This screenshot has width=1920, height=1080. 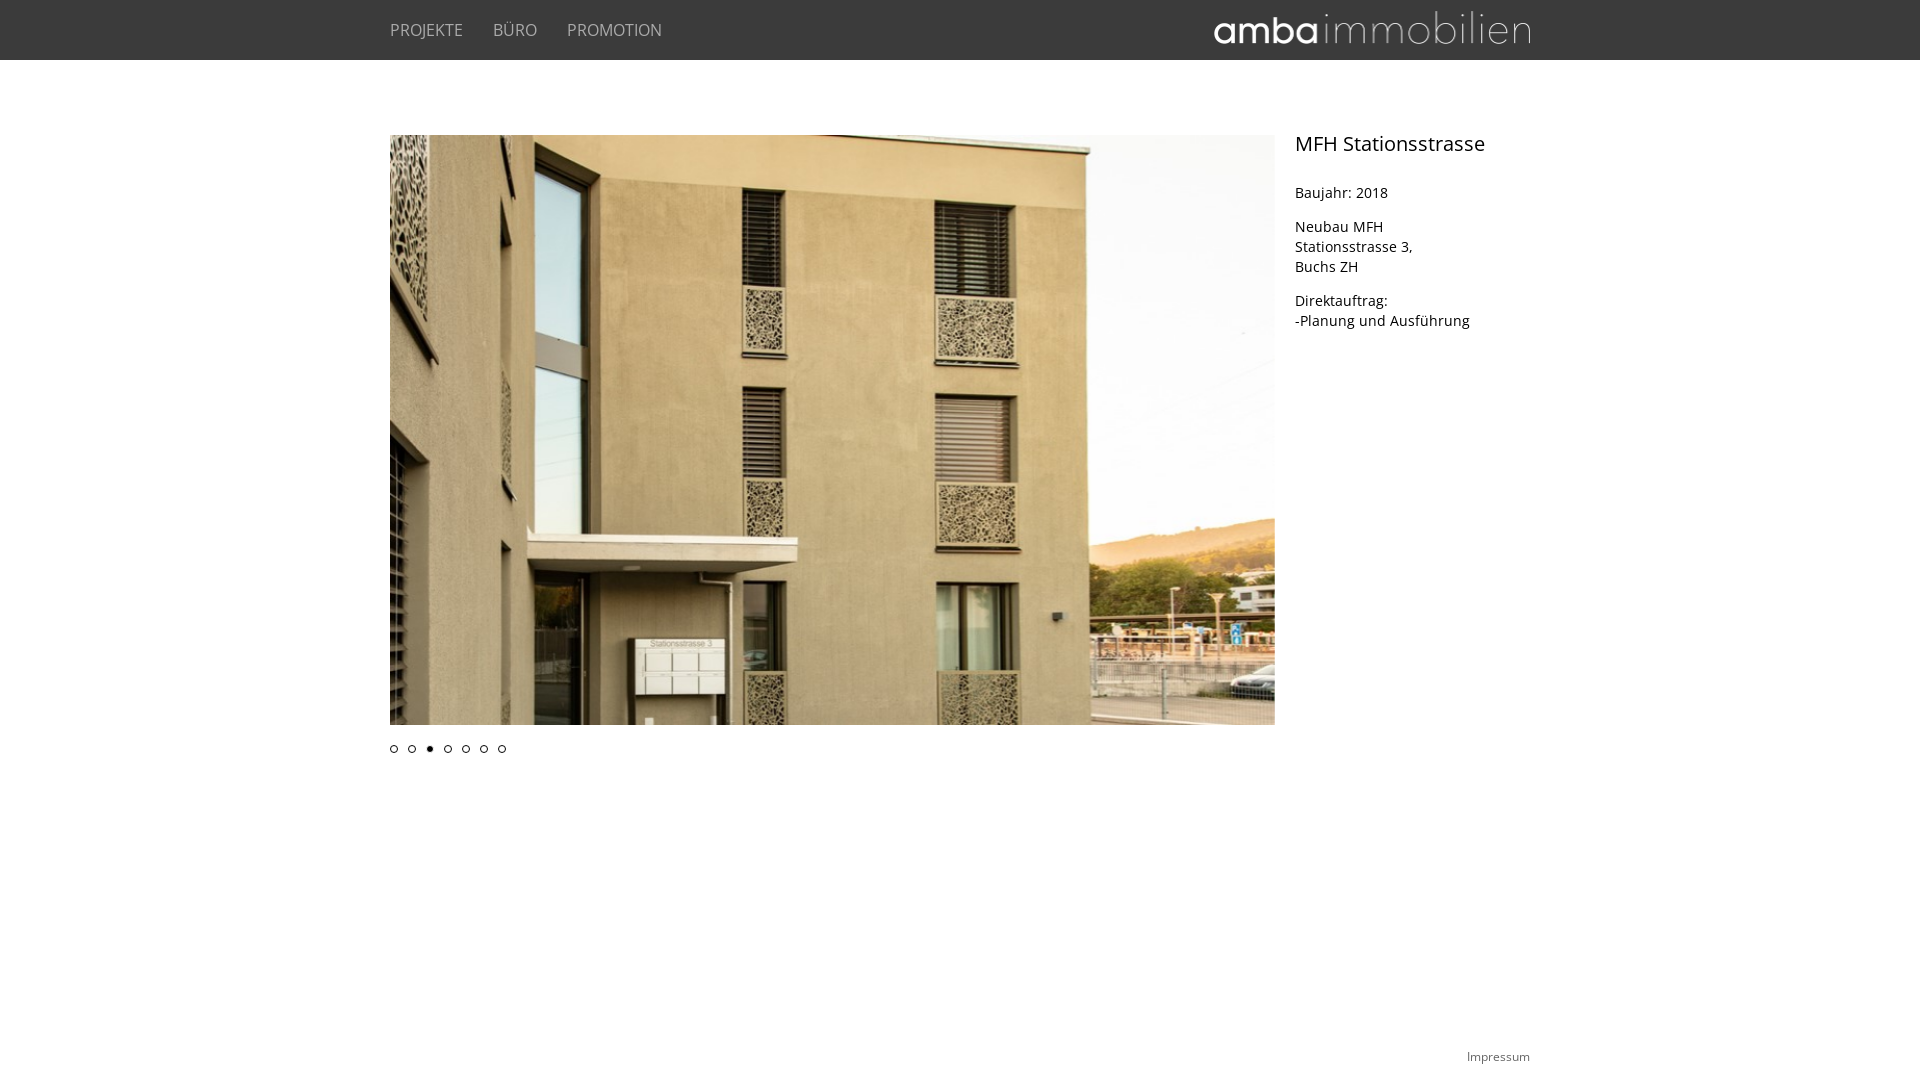 I want to click on 'PROJEKTE', so click(x=440, y=30).